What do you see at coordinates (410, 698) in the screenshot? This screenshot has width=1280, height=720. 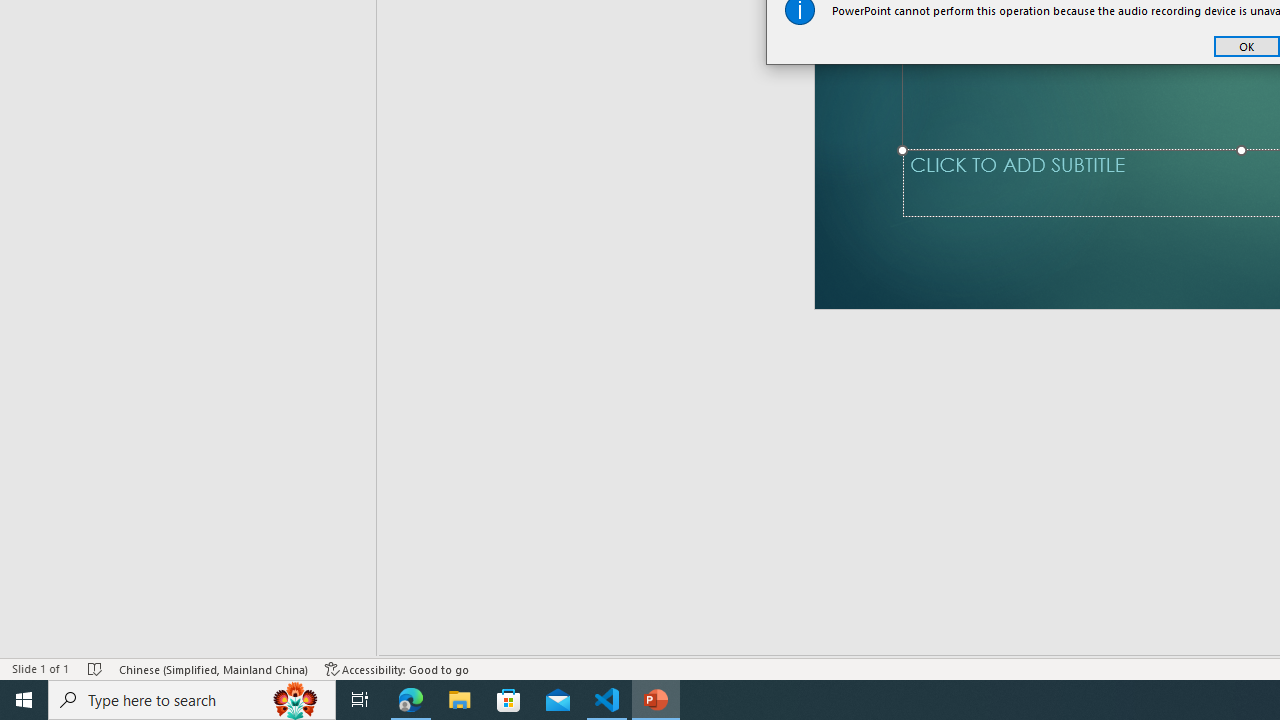 I see `'Microsoft Edge - 1 running window'` at bounding box center [410, 698].